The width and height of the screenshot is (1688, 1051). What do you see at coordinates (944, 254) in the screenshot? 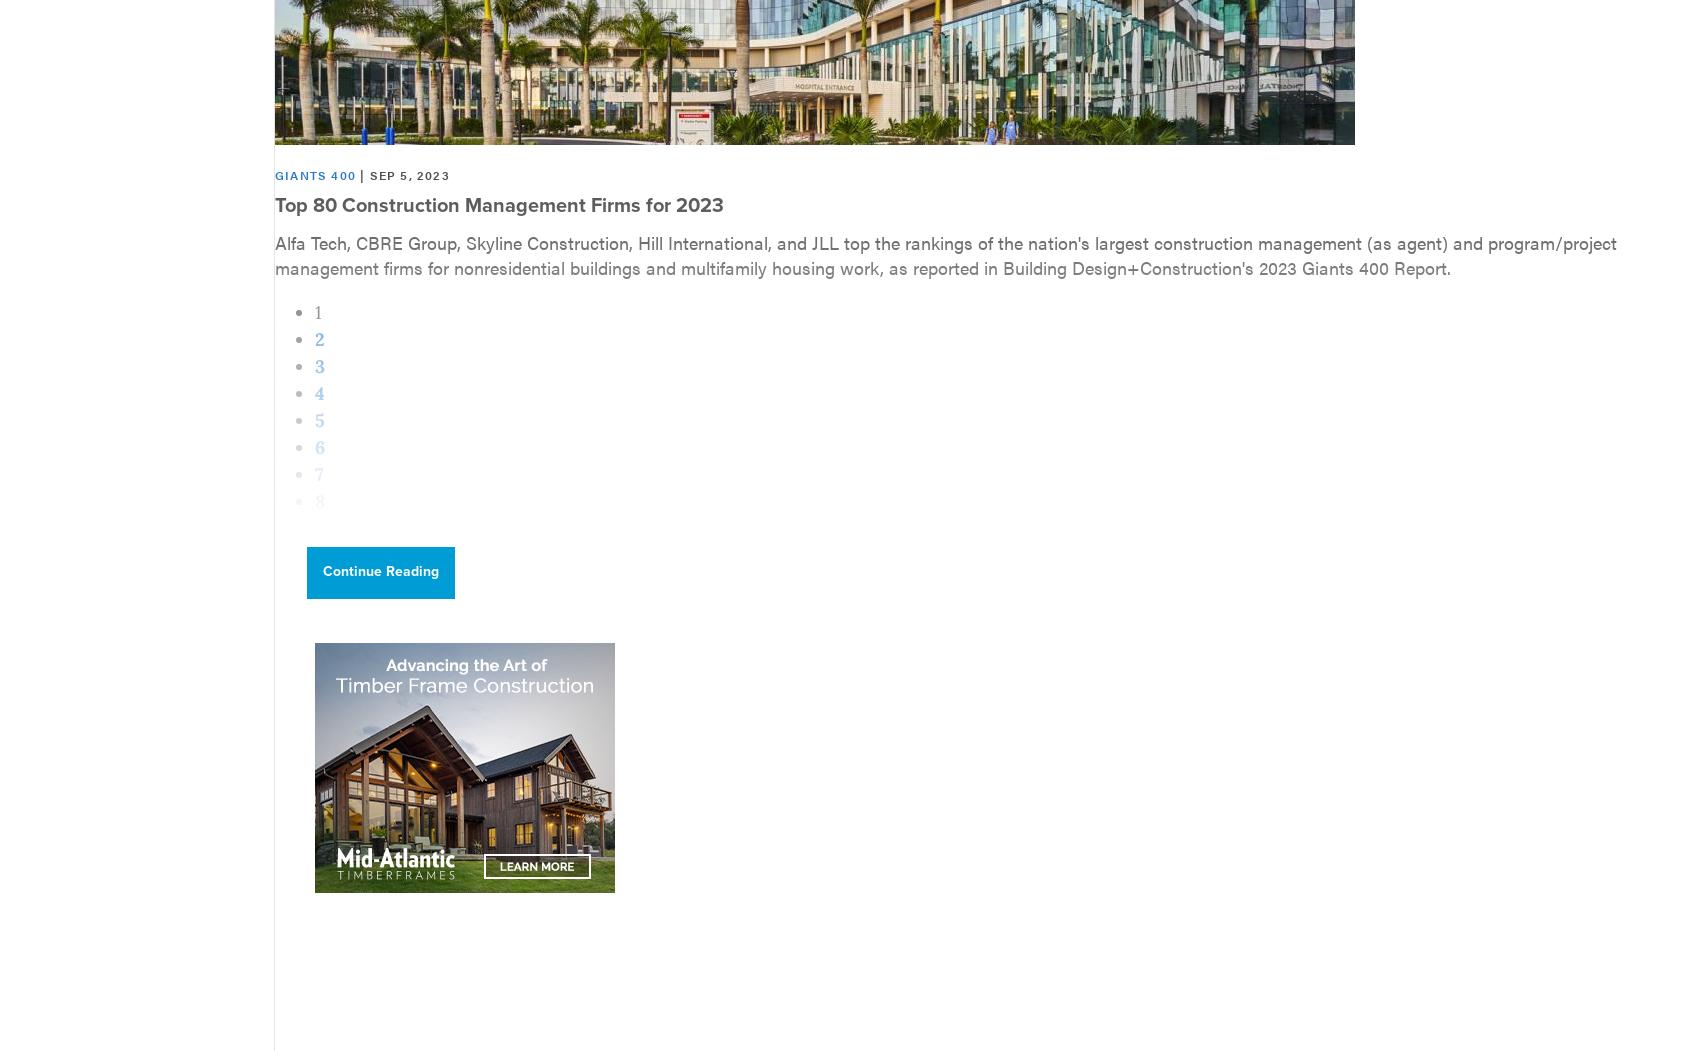
I see `'Alfa Tech, CBRE Group, Skyline Construction, Hill International, and JLL top the rankings of the nation's largest construction management (as agent) and program/project management firms for nonresidential buildings and multifamily housing work, as reported in Building Design+Construction's 2023 Giants 400 Report.'` at bounding box center [944, 254].